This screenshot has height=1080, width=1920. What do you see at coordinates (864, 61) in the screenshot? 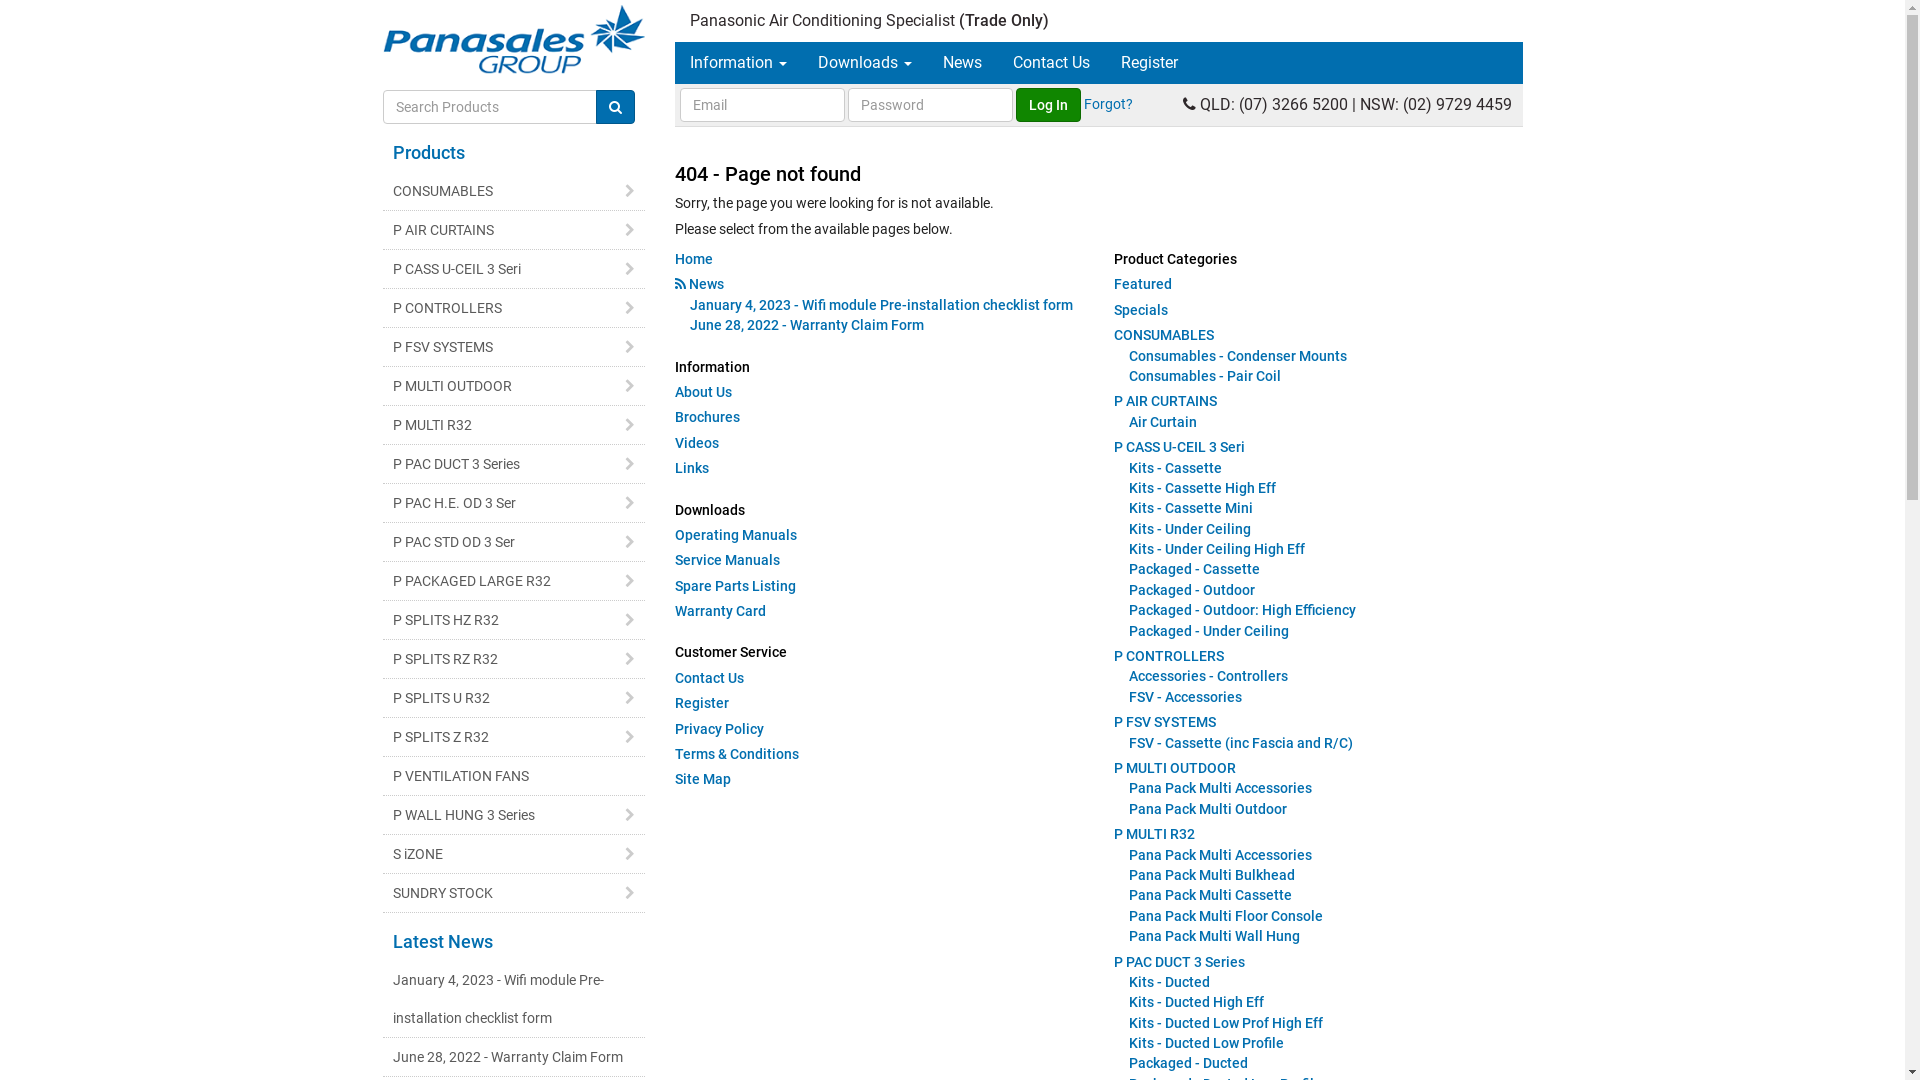
I see `'Downloads'` at bounding box center [864, 61].